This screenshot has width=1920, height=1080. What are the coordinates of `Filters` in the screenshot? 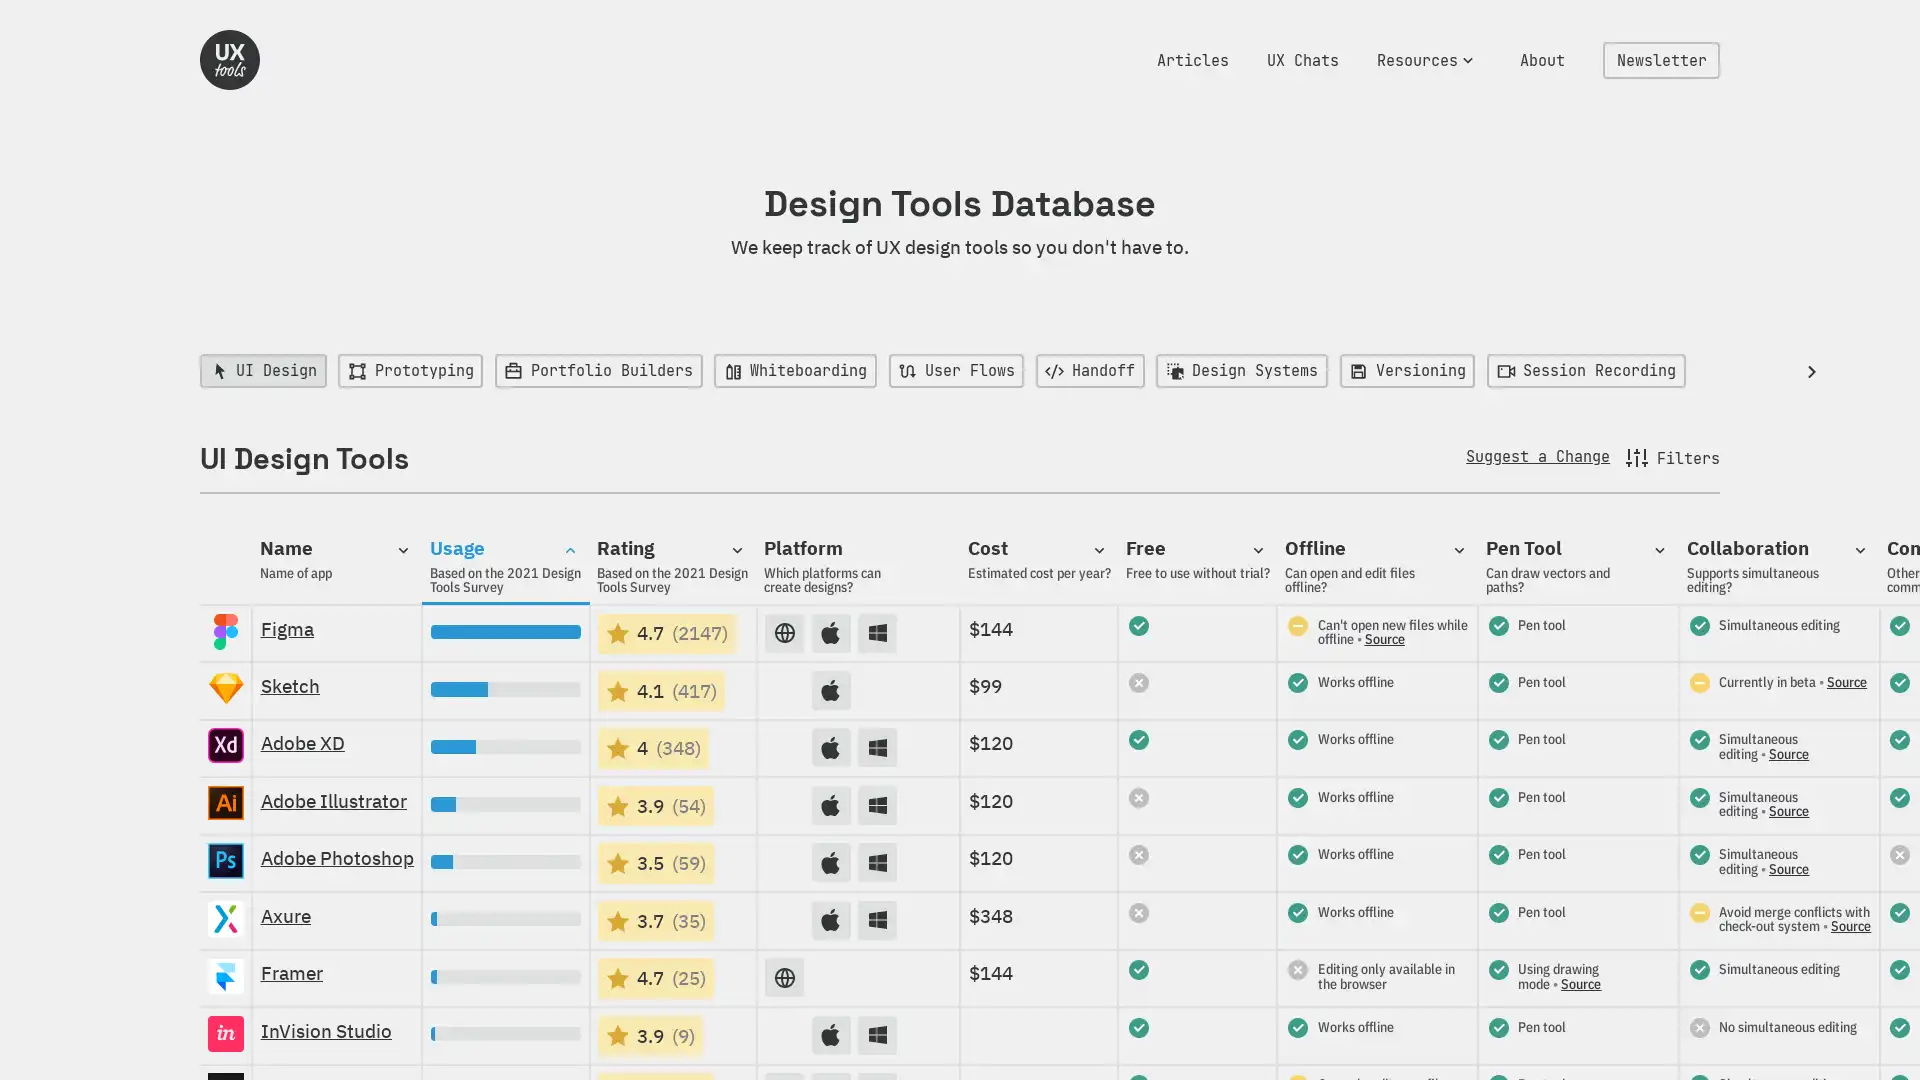 It's located at (1672, 457).